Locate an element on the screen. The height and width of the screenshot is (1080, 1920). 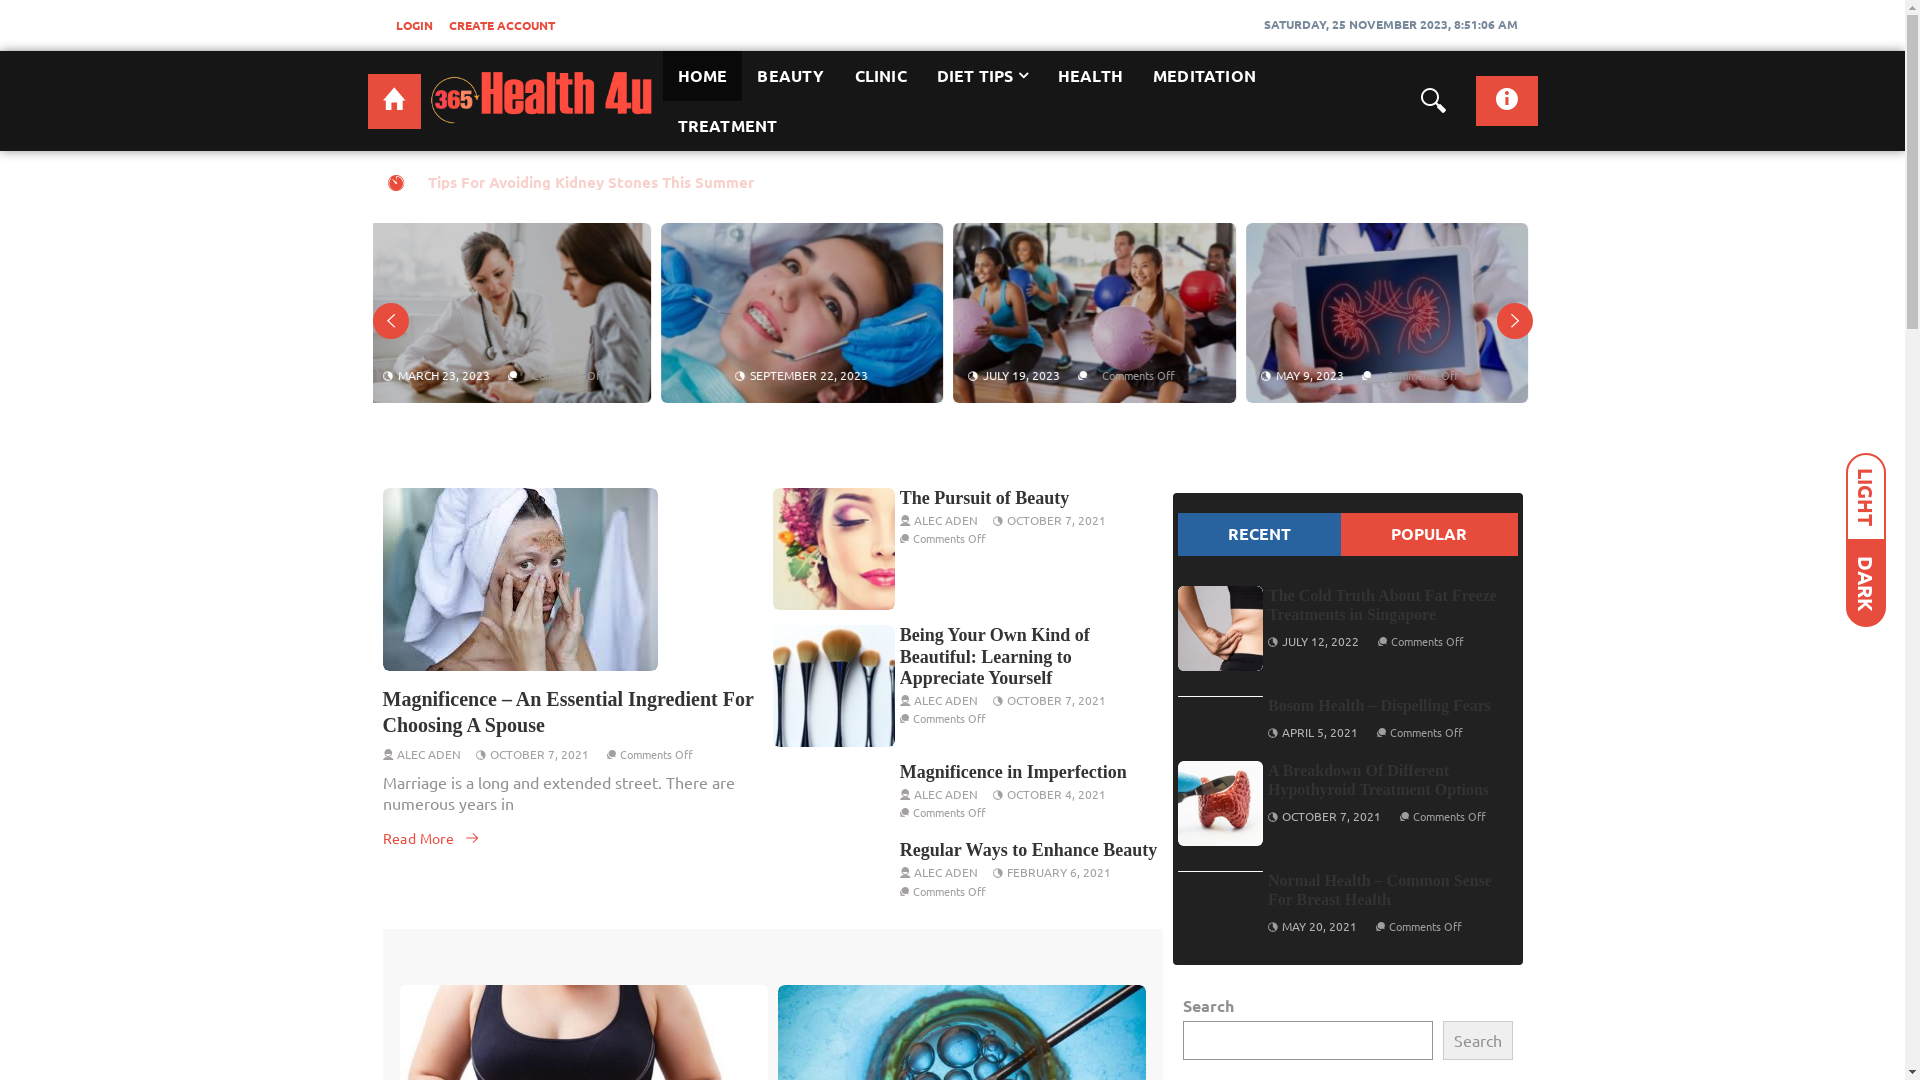
'CLINIC' is located at coordinates (880, 75).